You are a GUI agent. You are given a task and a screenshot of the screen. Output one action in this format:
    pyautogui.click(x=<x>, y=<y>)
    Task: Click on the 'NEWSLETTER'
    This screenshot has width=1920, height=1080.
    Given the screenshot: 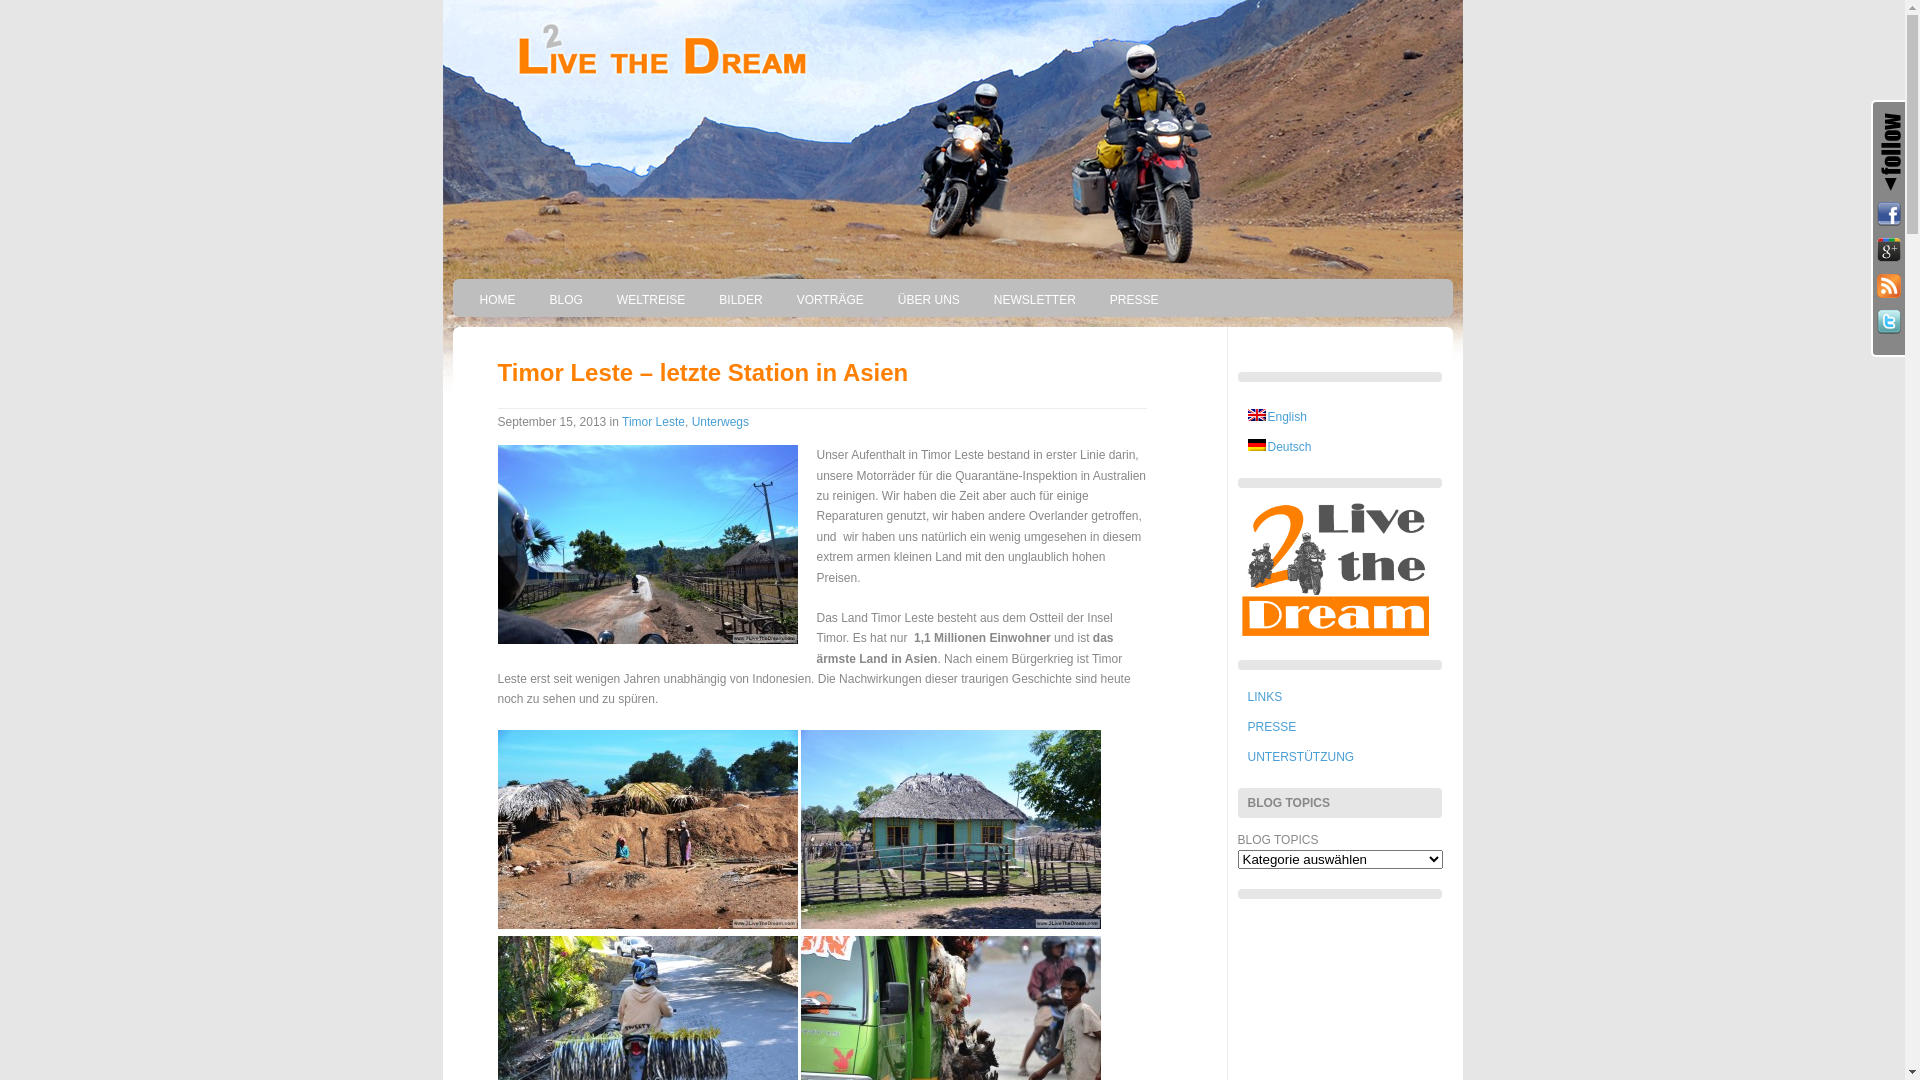 What is the action you would take?
    pyautogui.click(x=979, y=300)
    